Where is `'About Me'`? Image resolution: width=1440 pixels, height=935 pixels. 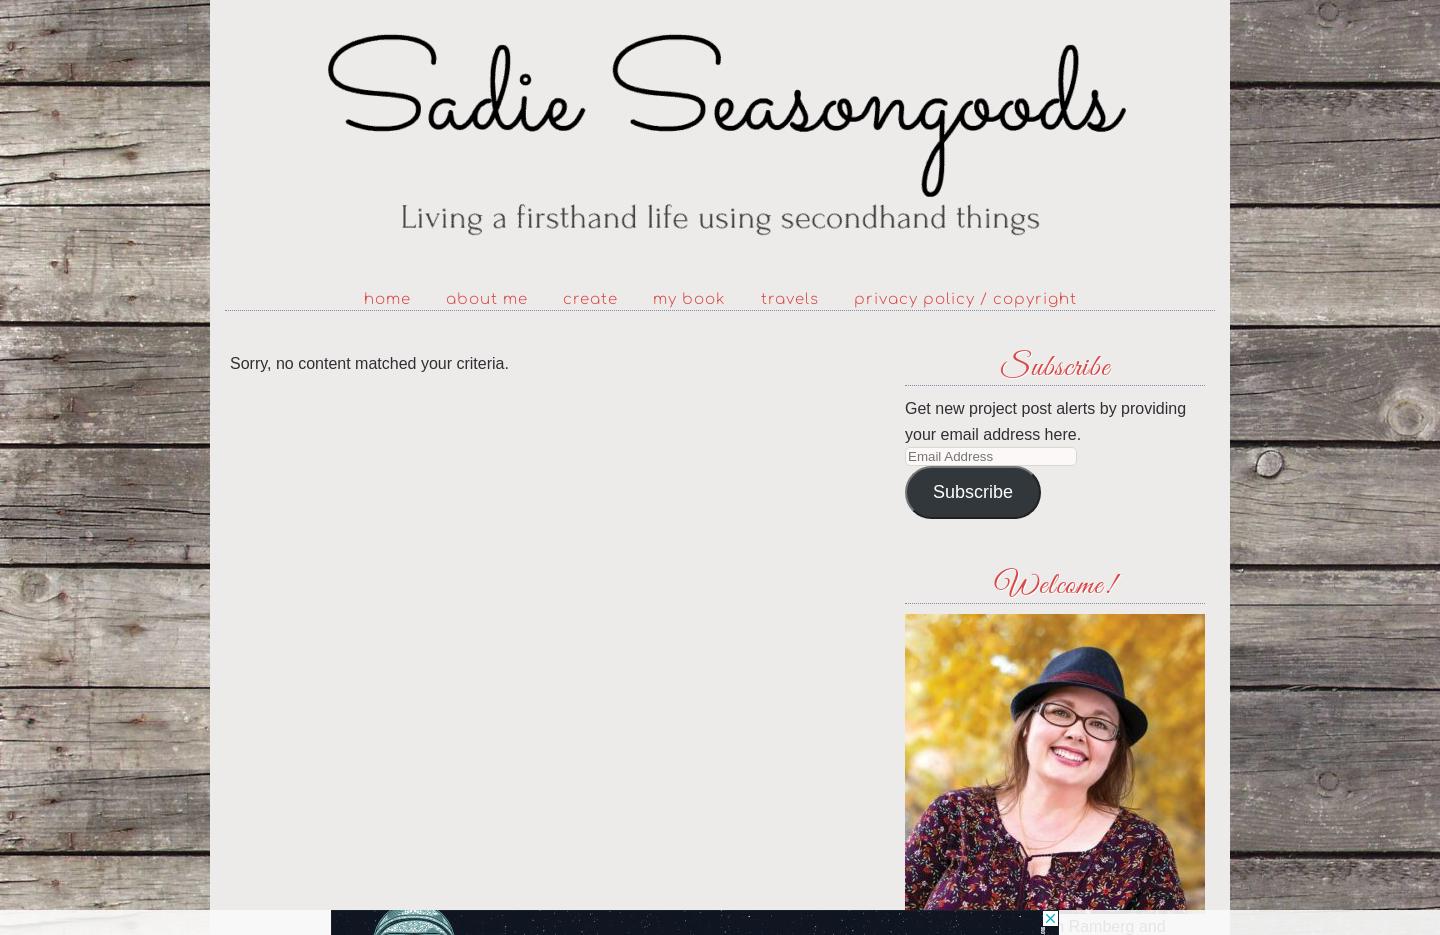 'About Me' is located at coordinates (485, 299).